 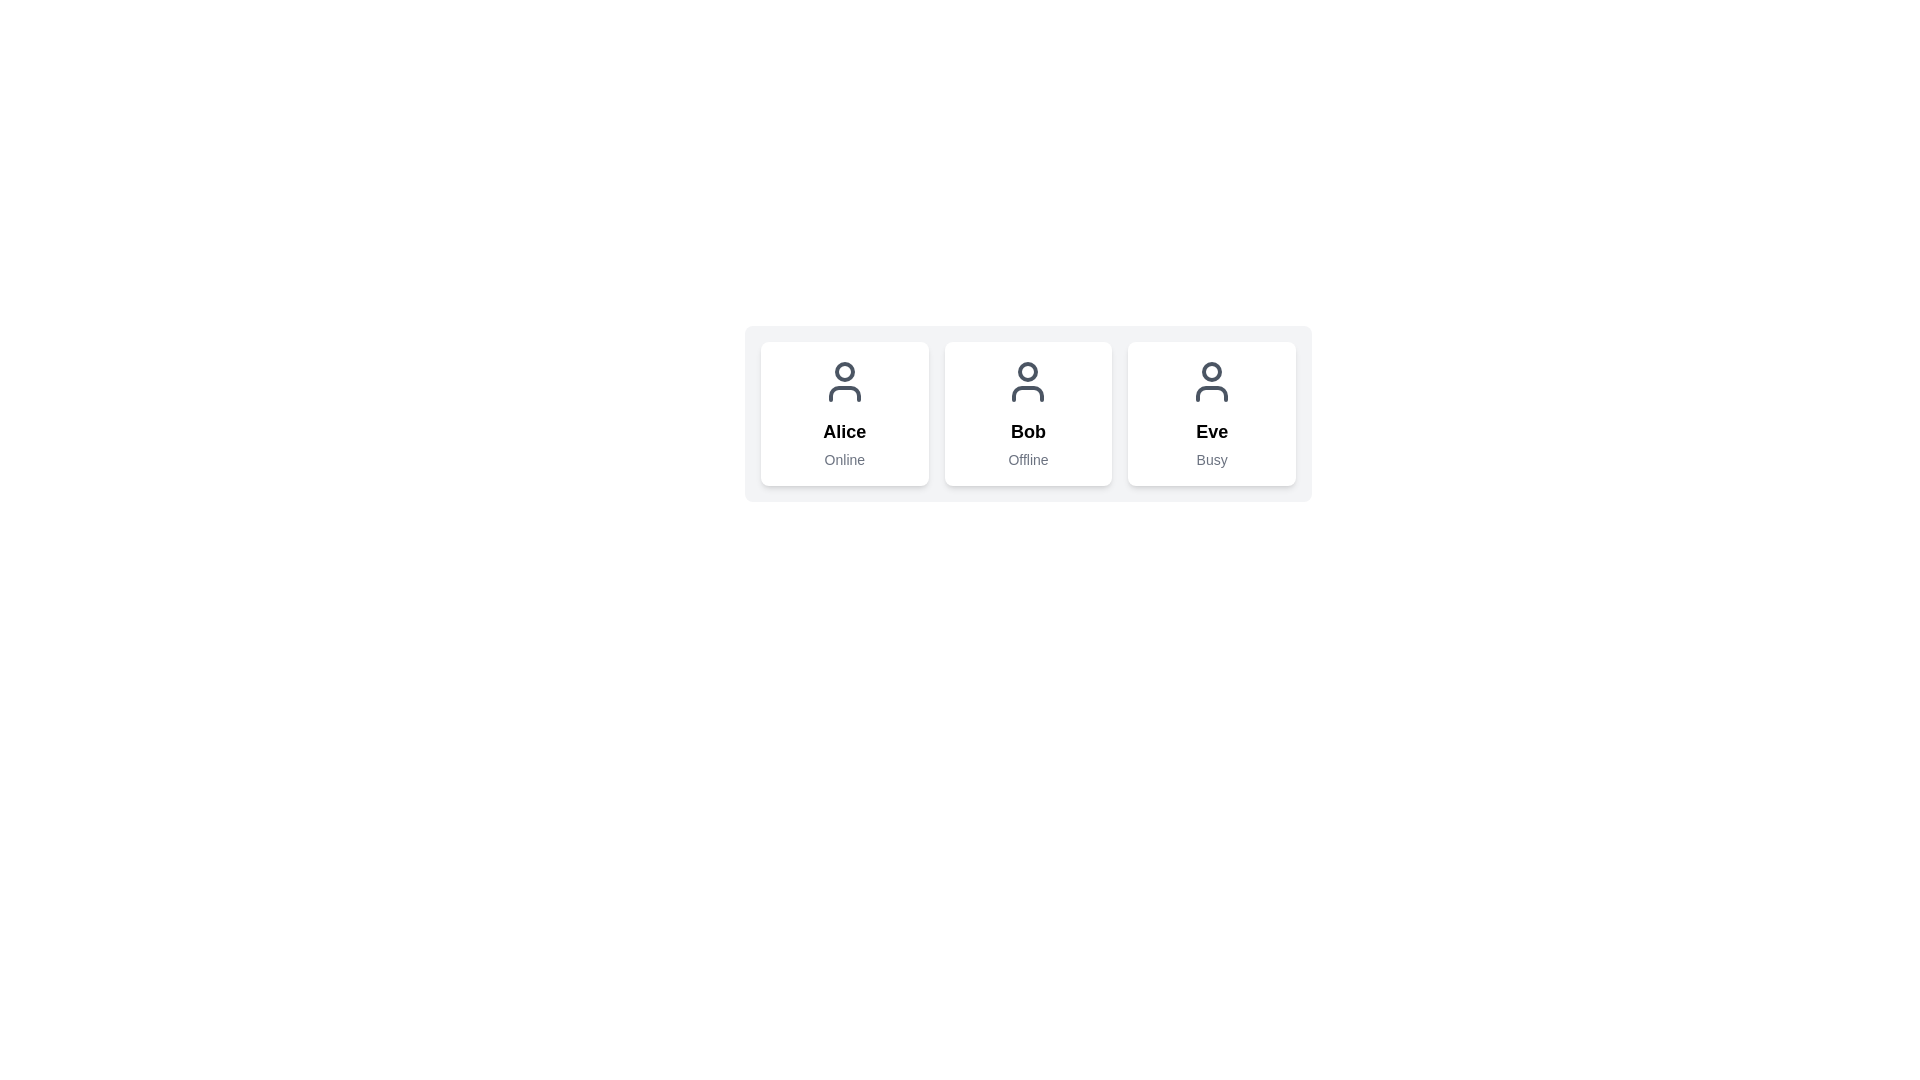 I want to click on the user avatar icon in the 'Alice' card, which is the leftmost card among three user cards aligned horizontally, so click(x=844, y=381).